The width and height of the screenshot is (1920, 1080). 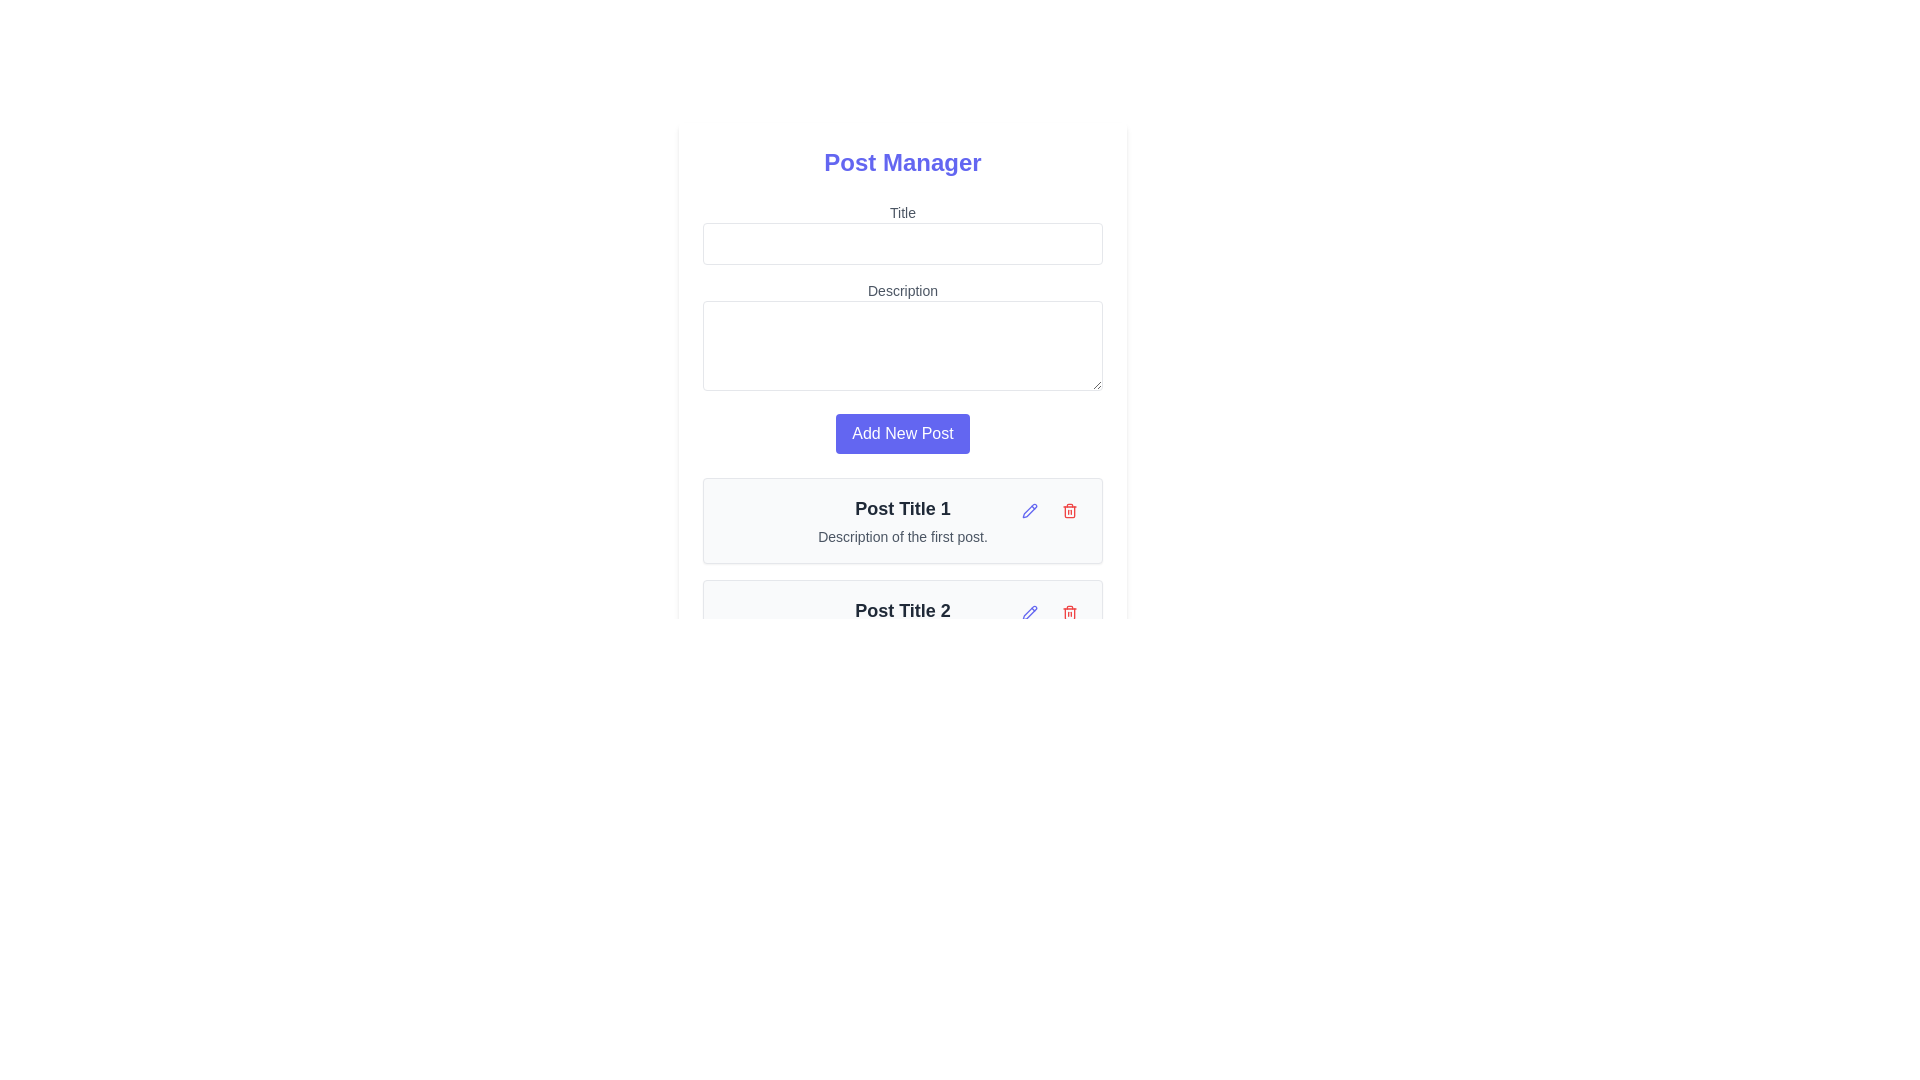 What do you see at coordinates (1030, 612) in the screenshot?
I see `the edit button located at the top right of the 'Post Title 2' section to modify the content or properties of the post` at bounding box center [1030, 612].